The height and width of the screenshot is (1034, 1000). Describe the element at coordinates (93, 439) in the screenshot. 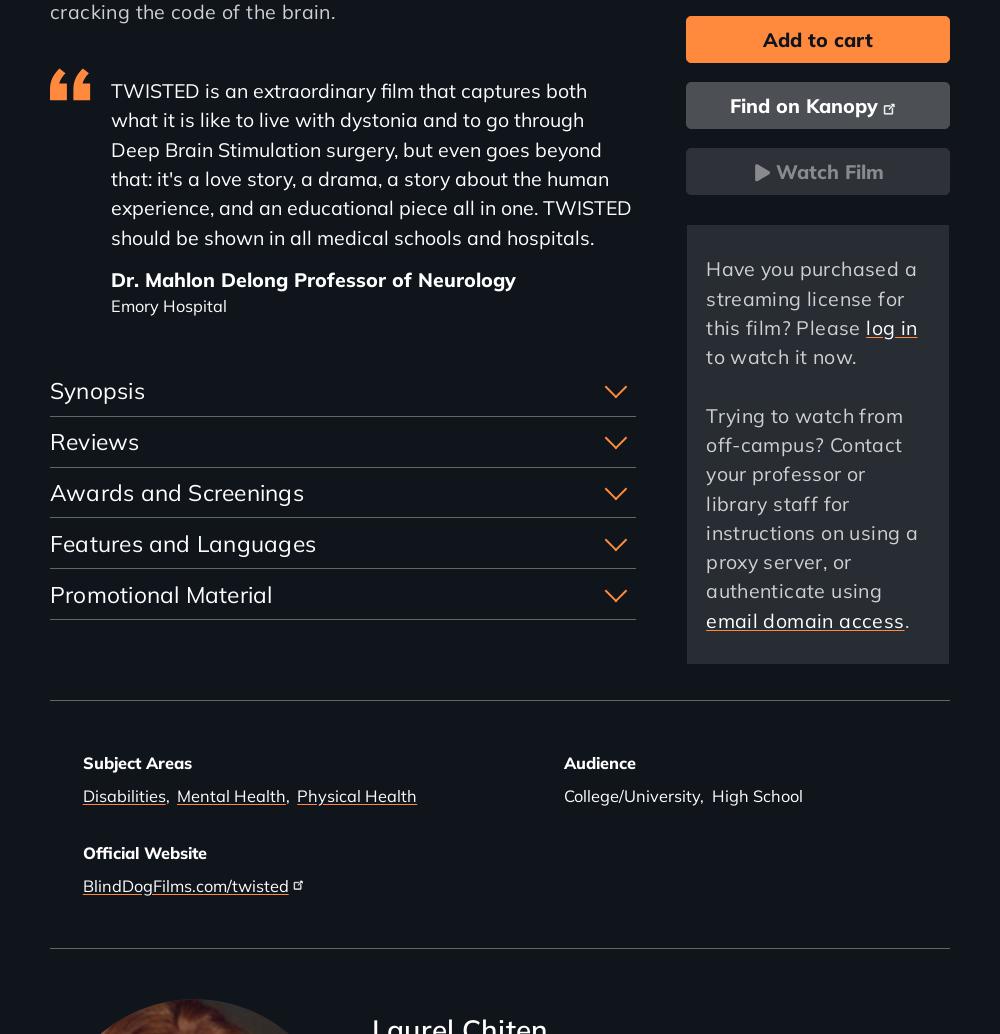

I see `'Reviews'` at that location.